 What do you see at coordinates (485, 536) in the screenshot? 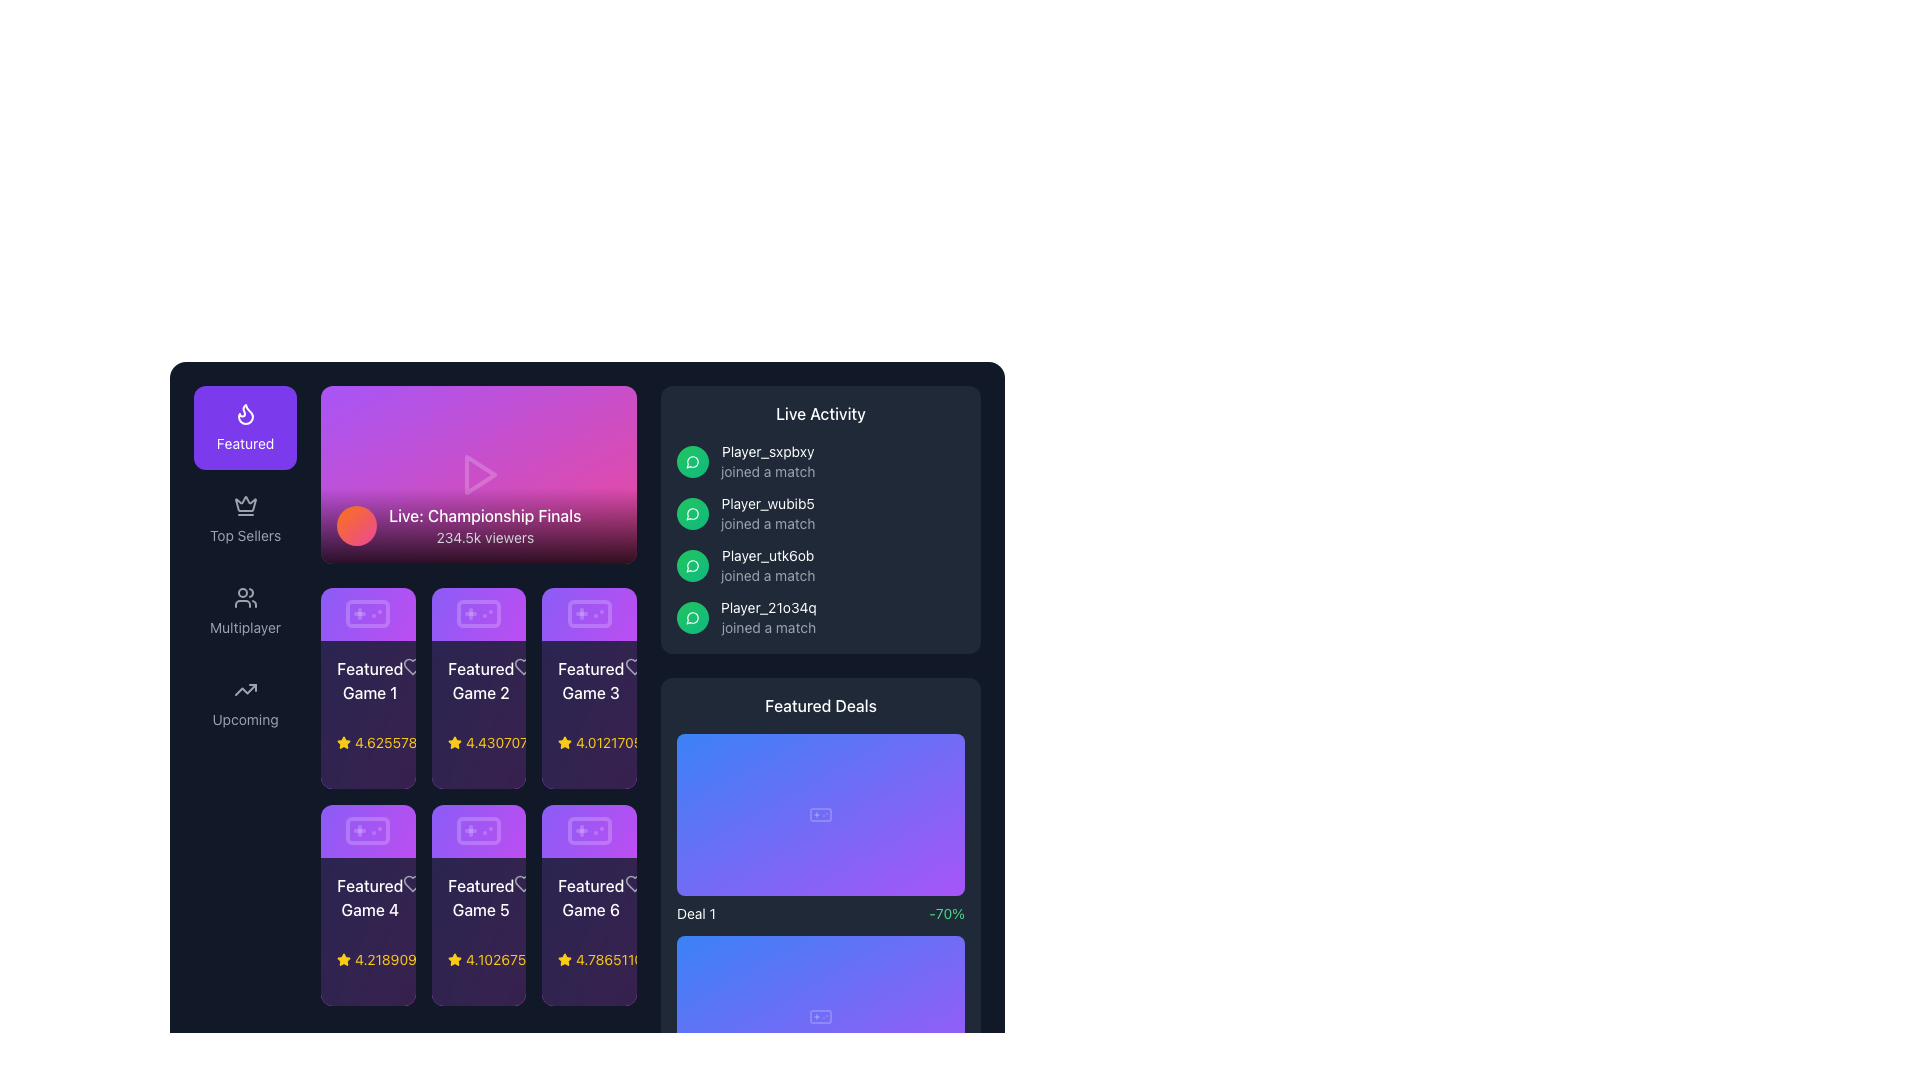
I see `the text label displaying '234.5k viewers', which is styled in gray color and located under the title 'Live: Championship Finals' within the live event display module` at bounding box center [485, 536].